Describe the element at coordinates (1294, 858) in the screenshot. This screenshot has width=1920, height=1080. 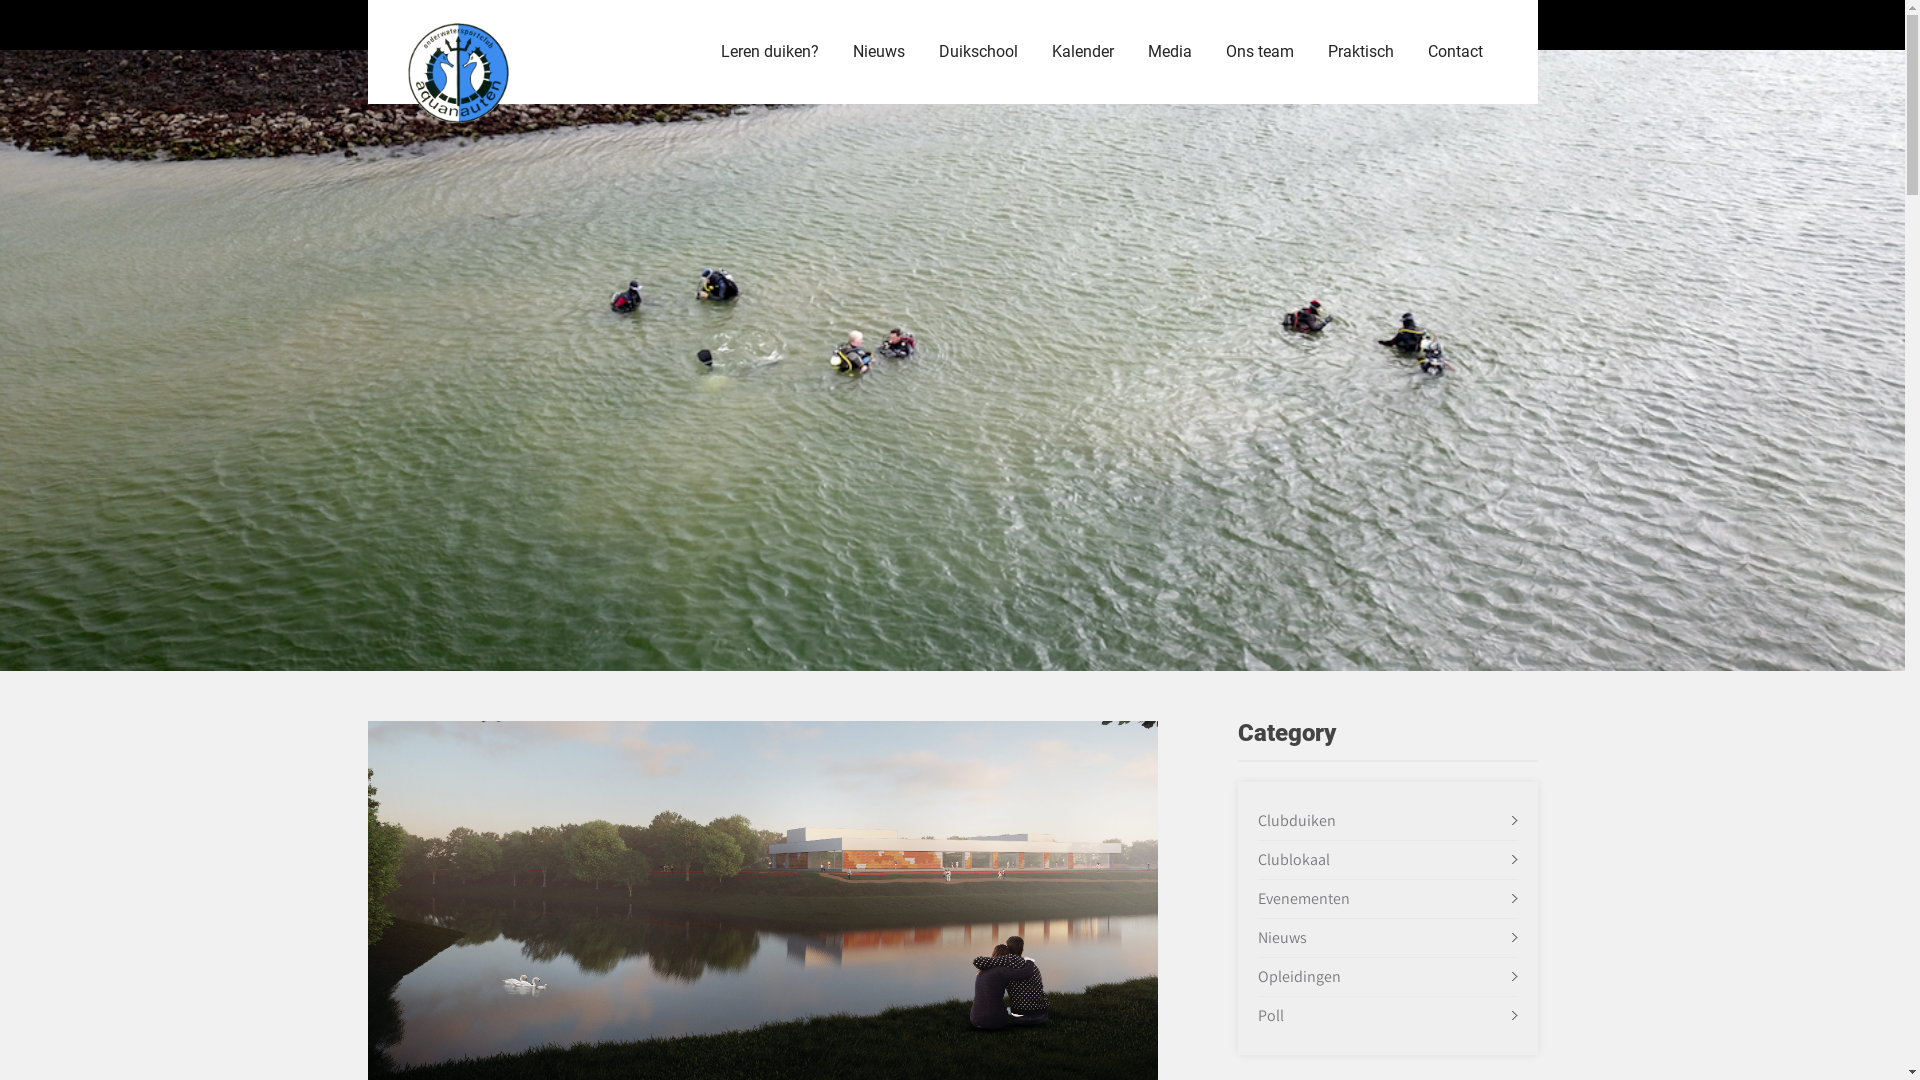
I see `'Clublokaal'` at that location.